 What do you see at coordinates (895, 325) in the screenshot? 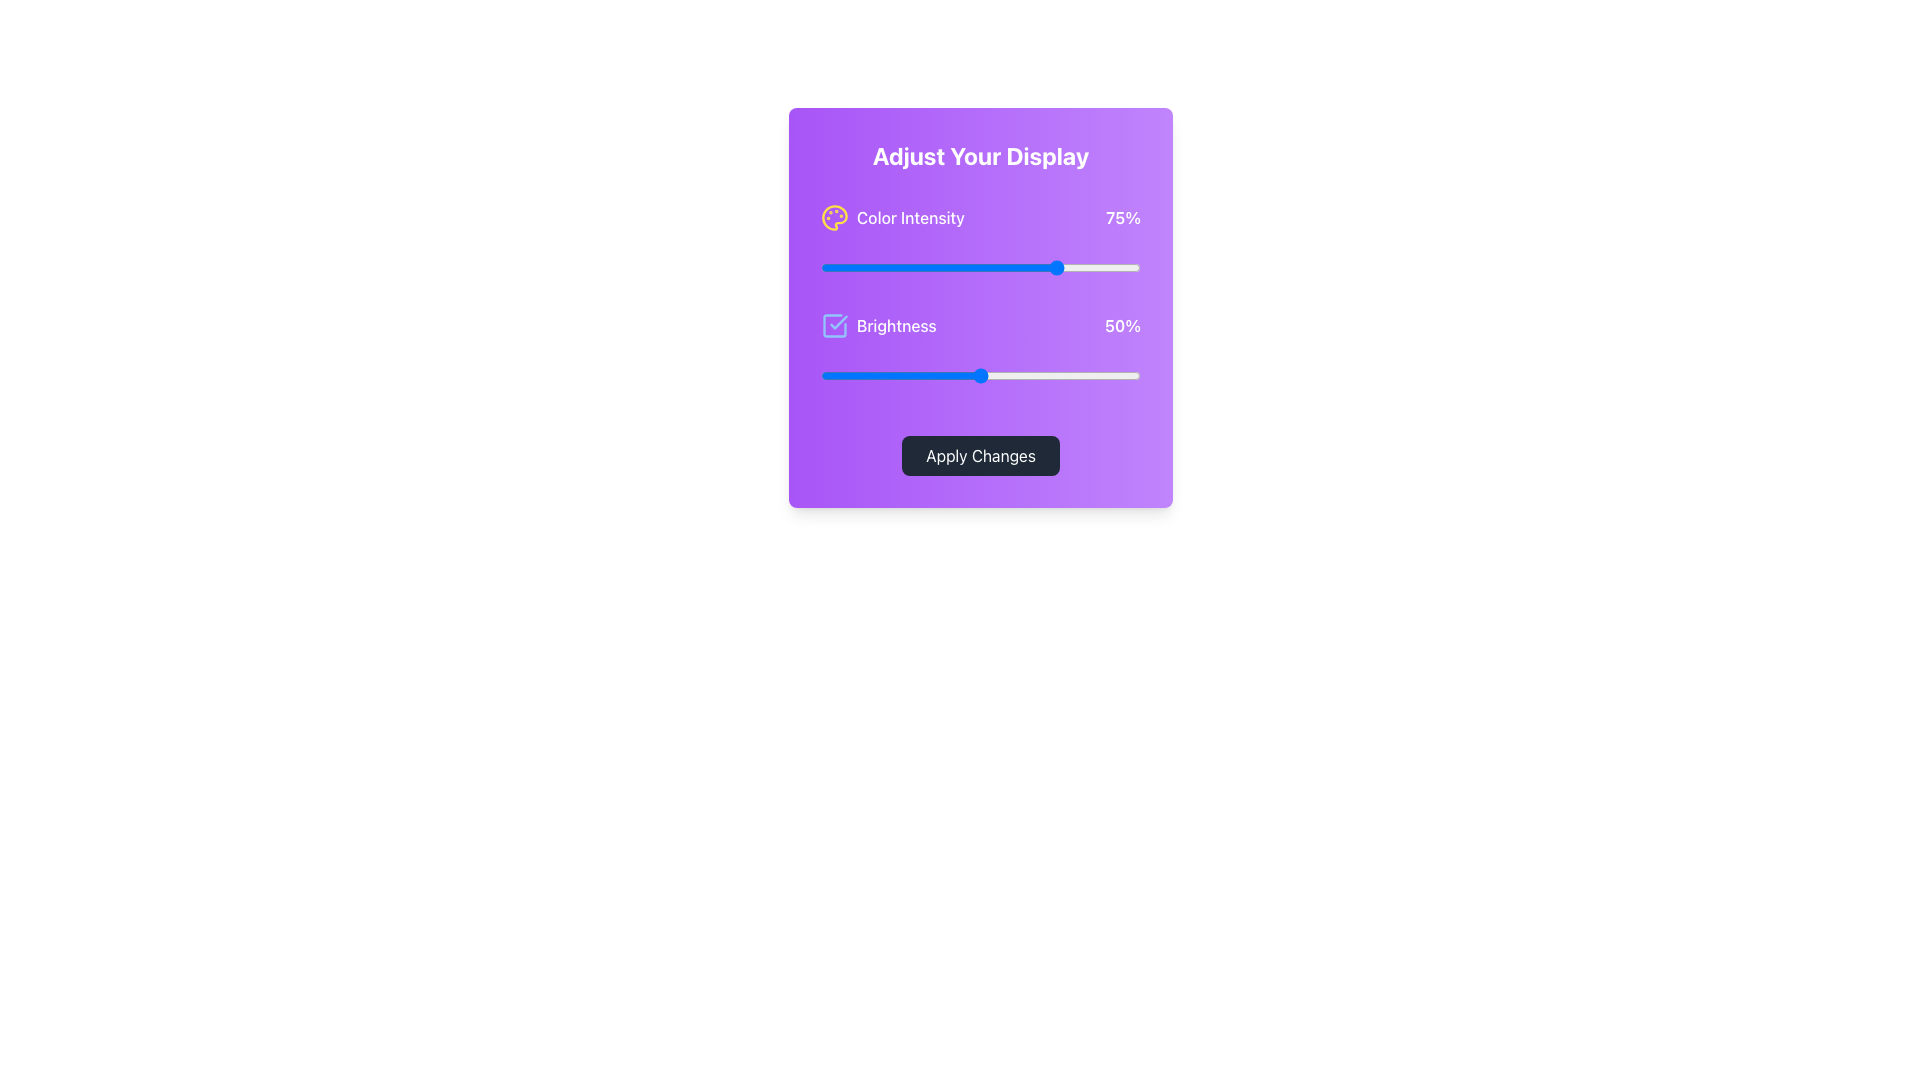
I see `text label displaying 'Brightness' which is located to the right of a checkbox icon in a control group with a gradient purple background` at bounding box center [895, 325].